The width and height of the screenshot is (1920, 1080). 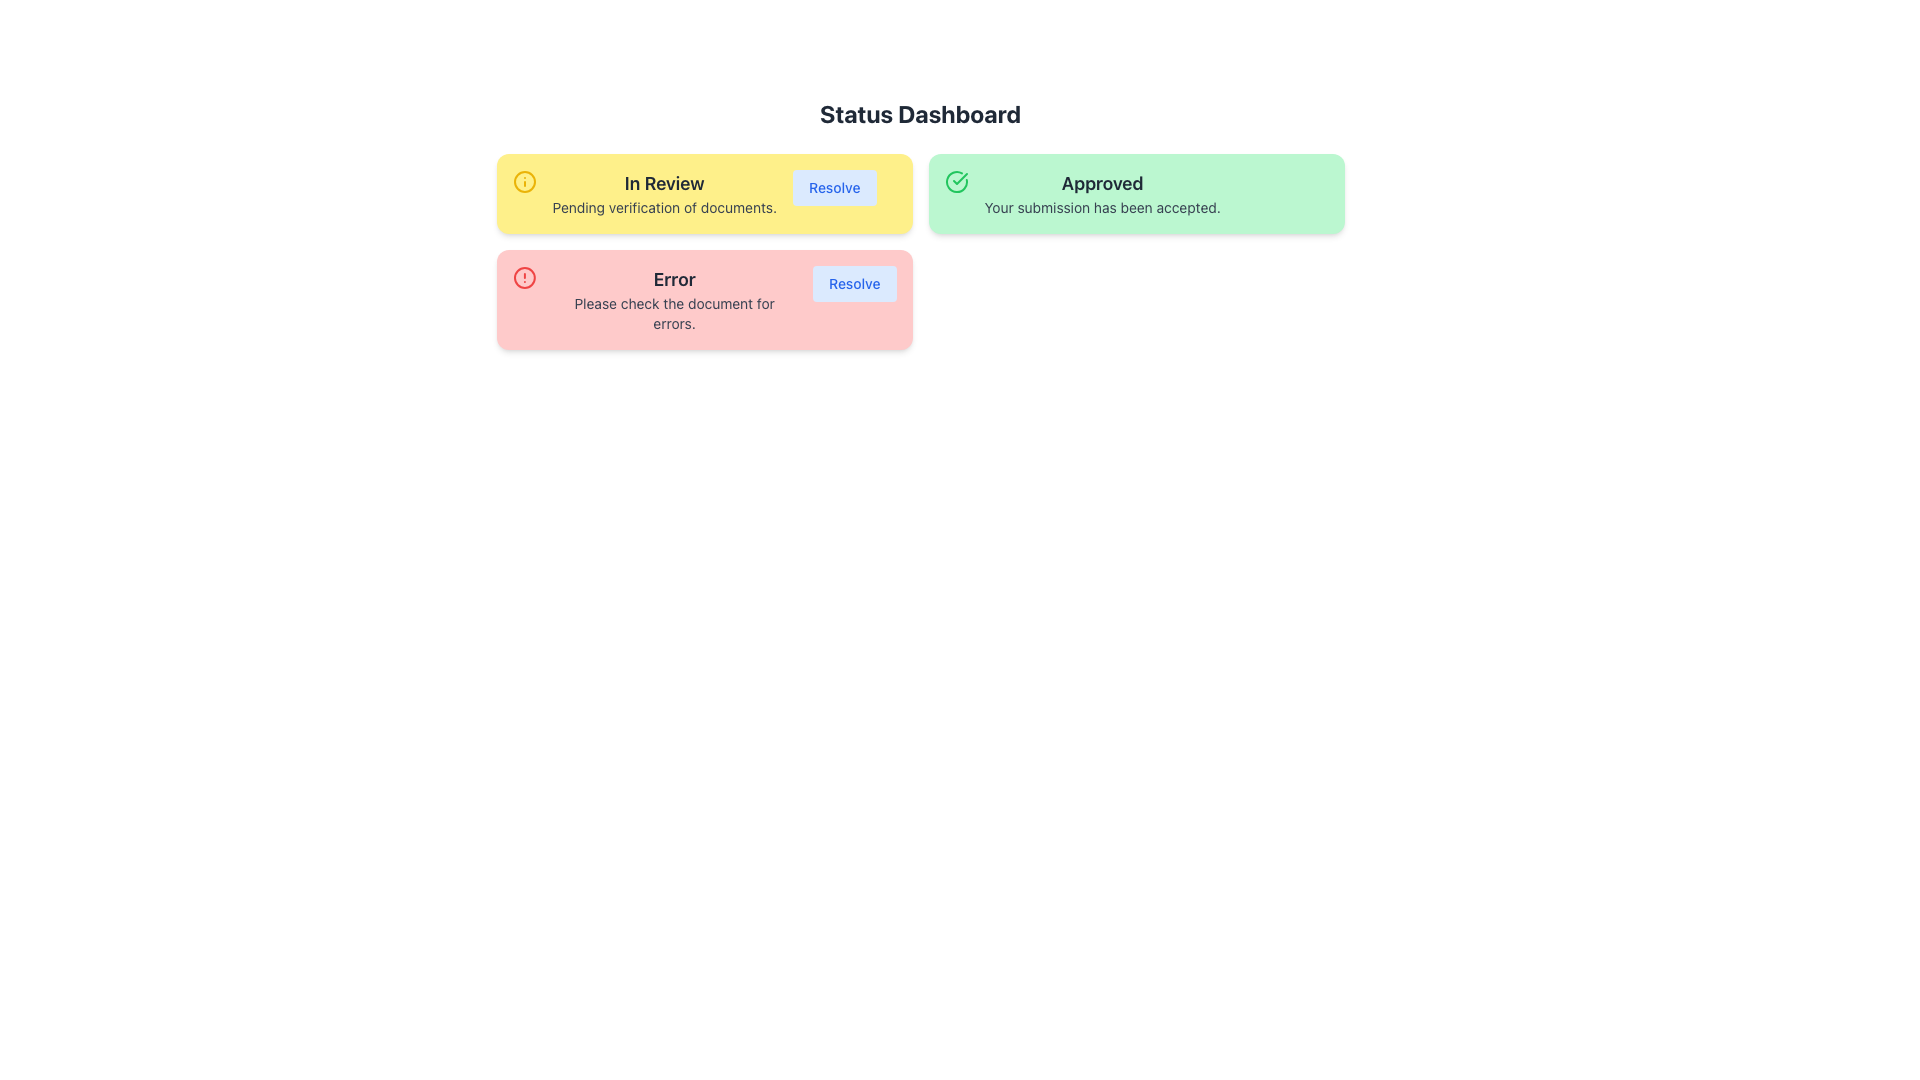 What do you see at coordinates (664, 193) in the screenshot?
I see `the Text Label that displays the status 'In Review' with additional information 'Pending verification of documents', located within a yellow box, to the left of the 'Resolve' button` at bounding box center [664, 193].